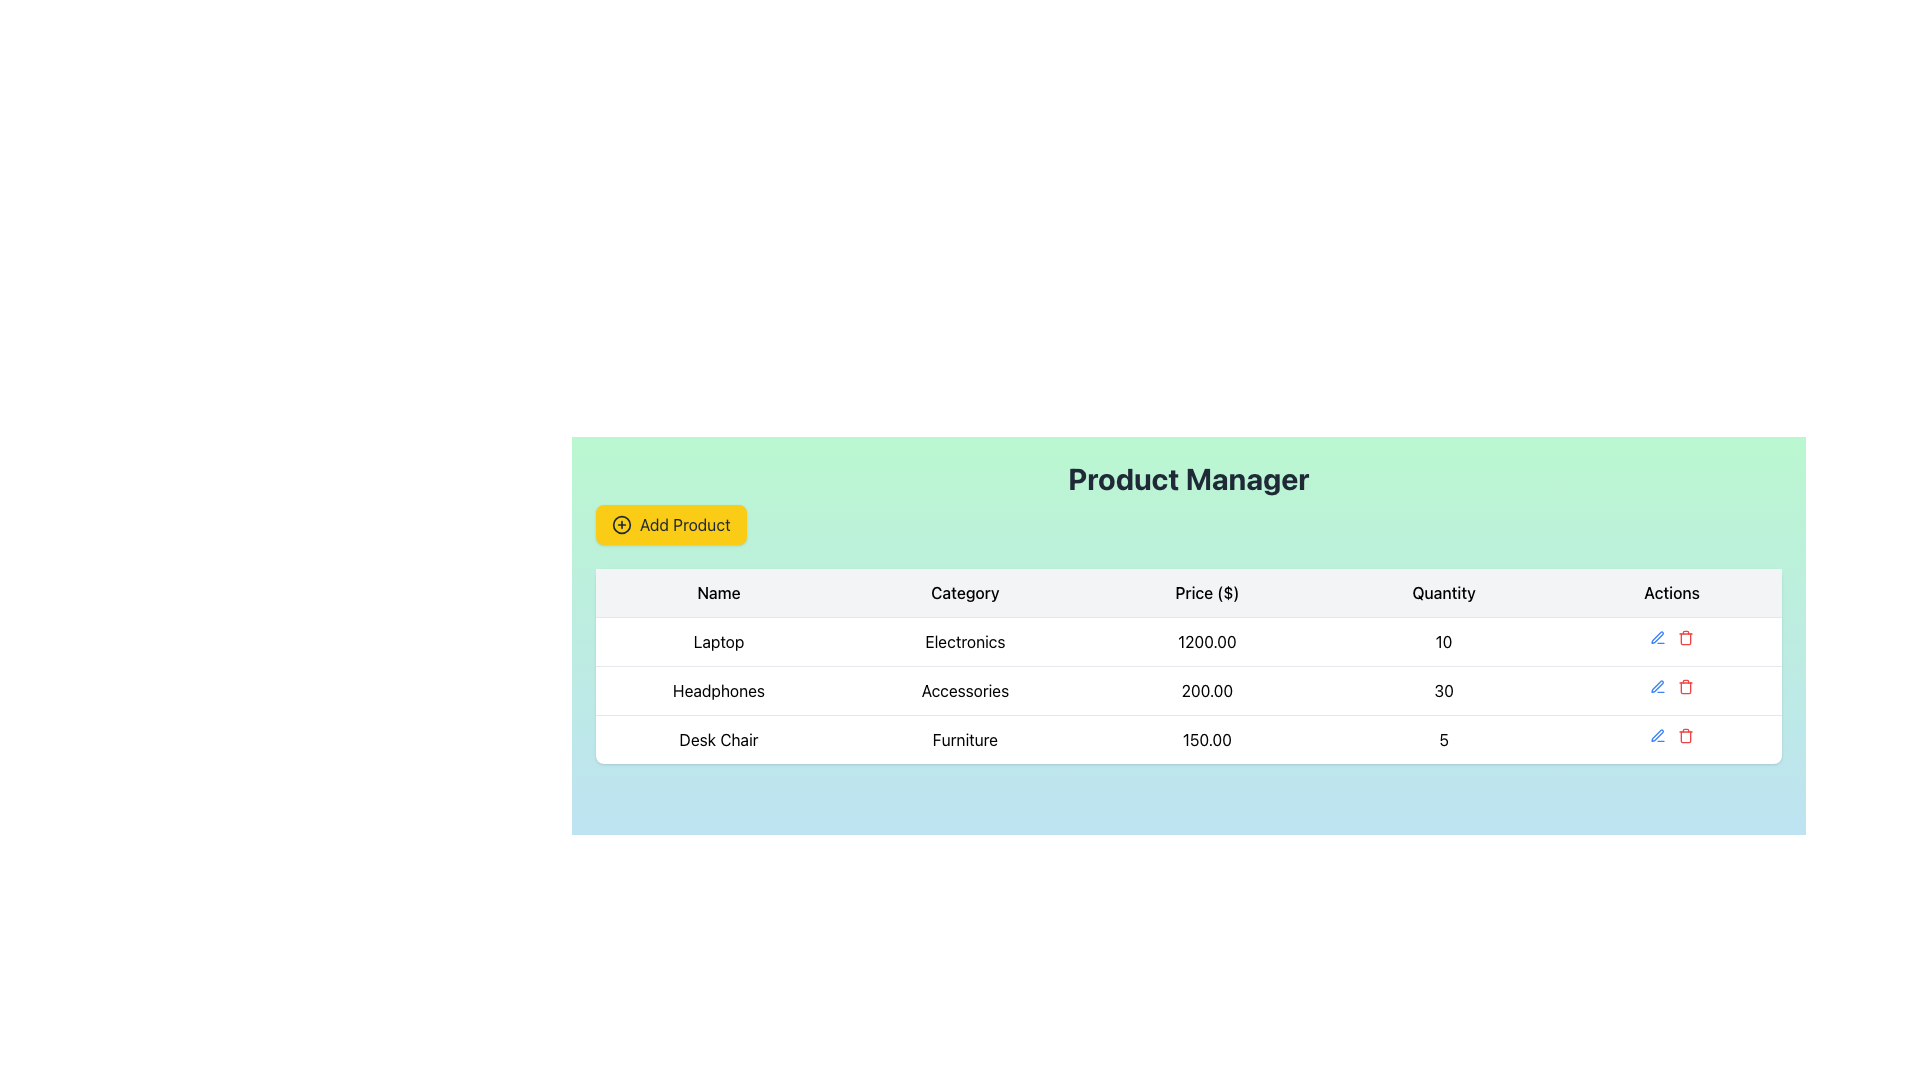 Image resolution: width=1920 pixels, height=1080 pixels. Describe the element at coordinates (1444, 641) in the screenshot. I see `the static text display that shows the quantity of the product 'Laptop' in the product management table, located in the fourth column under the 'Quantity' header` at that location.